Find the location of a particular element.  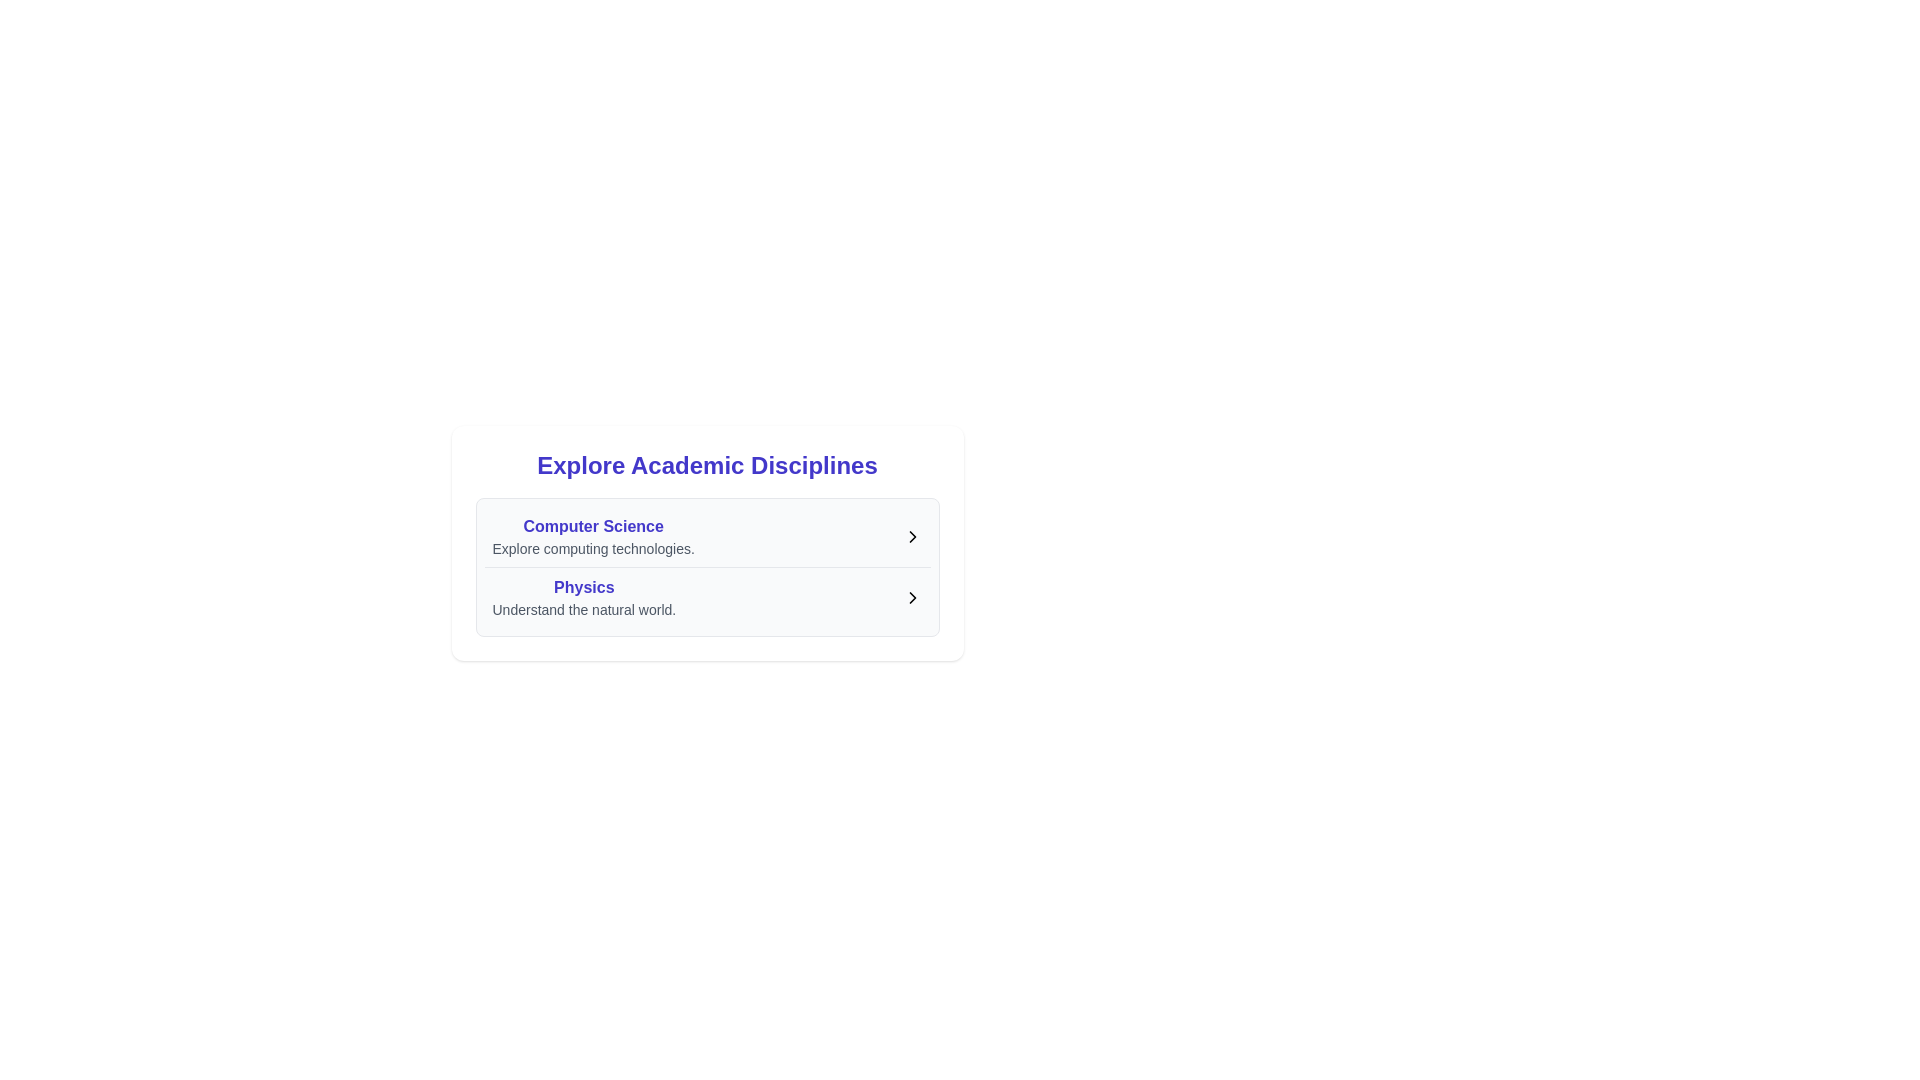

the navigational link for Computer Science located in the upper area of the 'Explore Academic Disciplines' card is located at coordinates (707, 535).